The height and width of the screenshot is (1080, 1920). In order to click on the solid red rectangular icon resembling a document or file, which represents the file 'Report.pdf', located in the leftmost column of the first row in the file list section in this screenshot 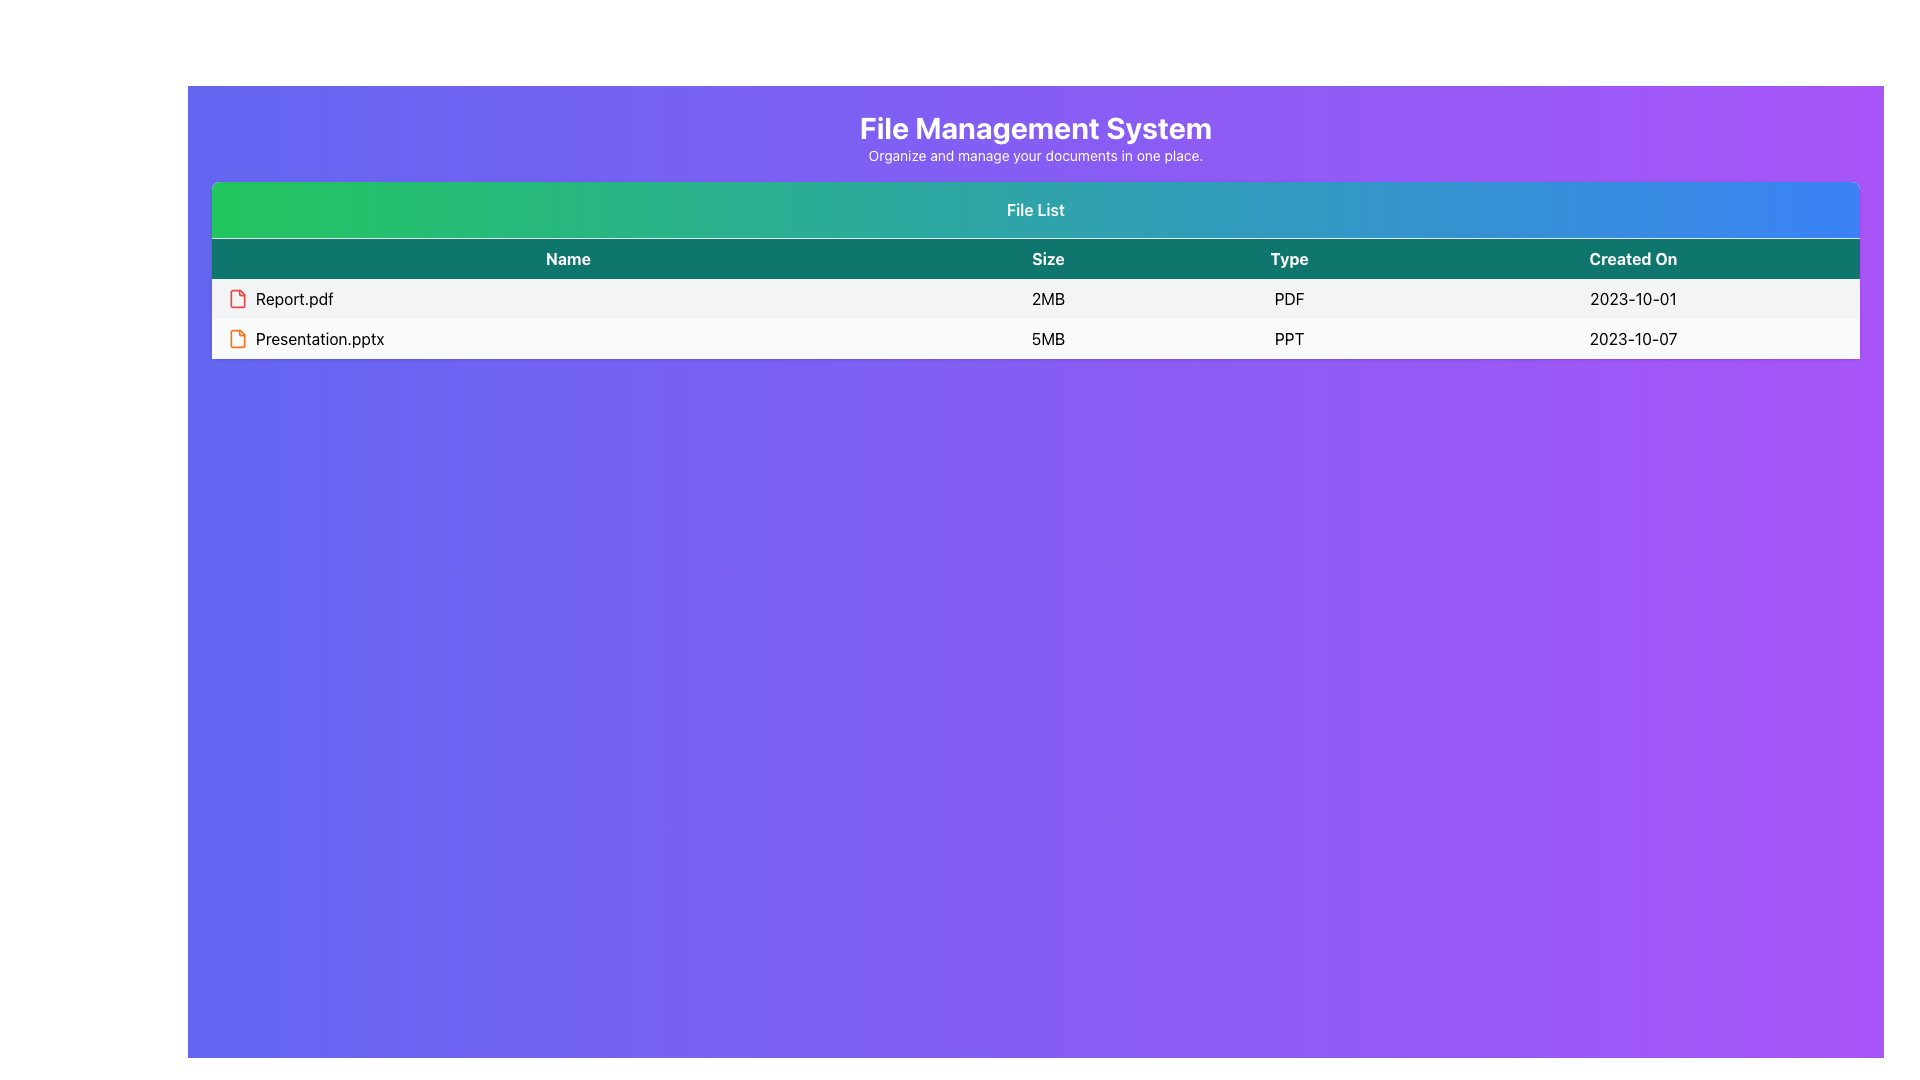, I will do `click(238, 299)`.